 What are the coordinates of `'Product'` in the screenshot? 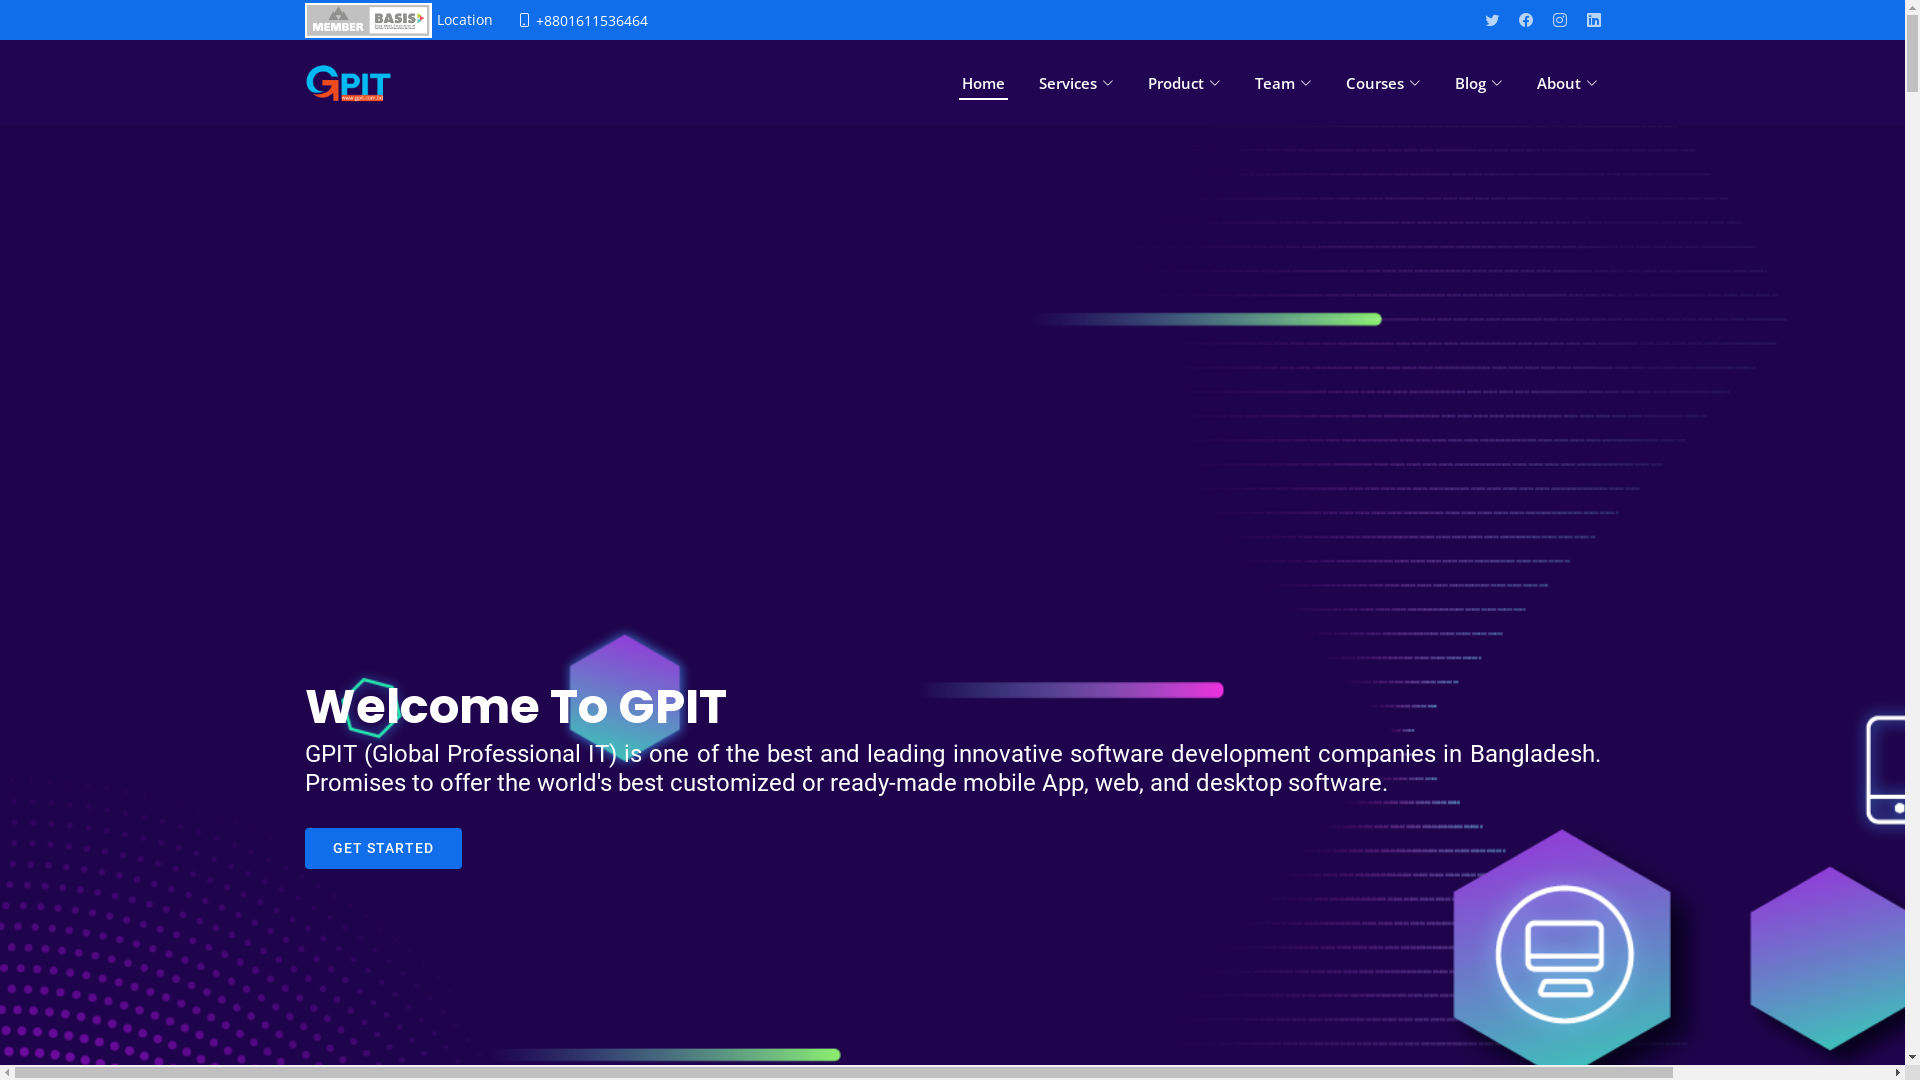 It's located at (1183, 82).